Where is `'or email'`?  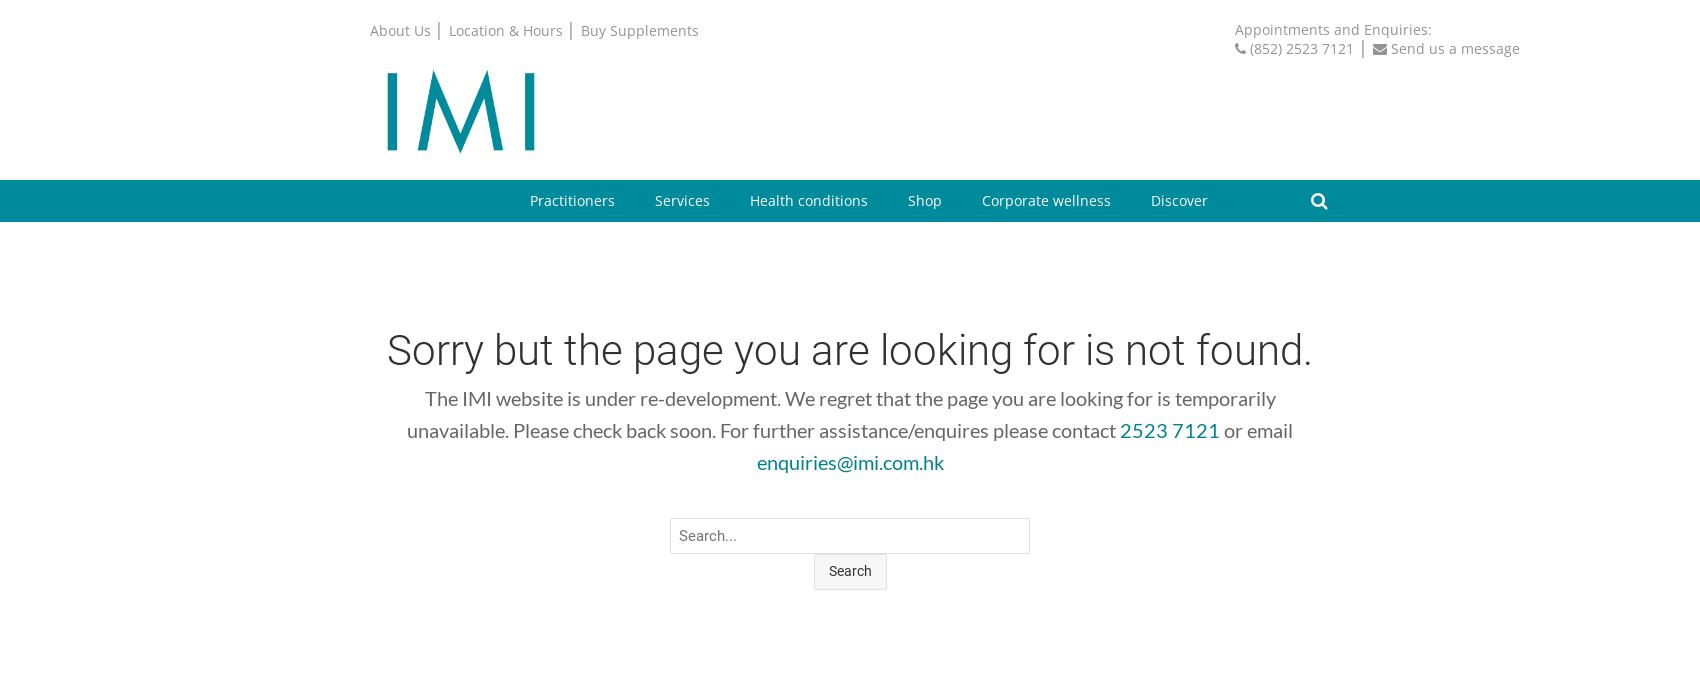
'or email' is located at coordinates (1218, 428).